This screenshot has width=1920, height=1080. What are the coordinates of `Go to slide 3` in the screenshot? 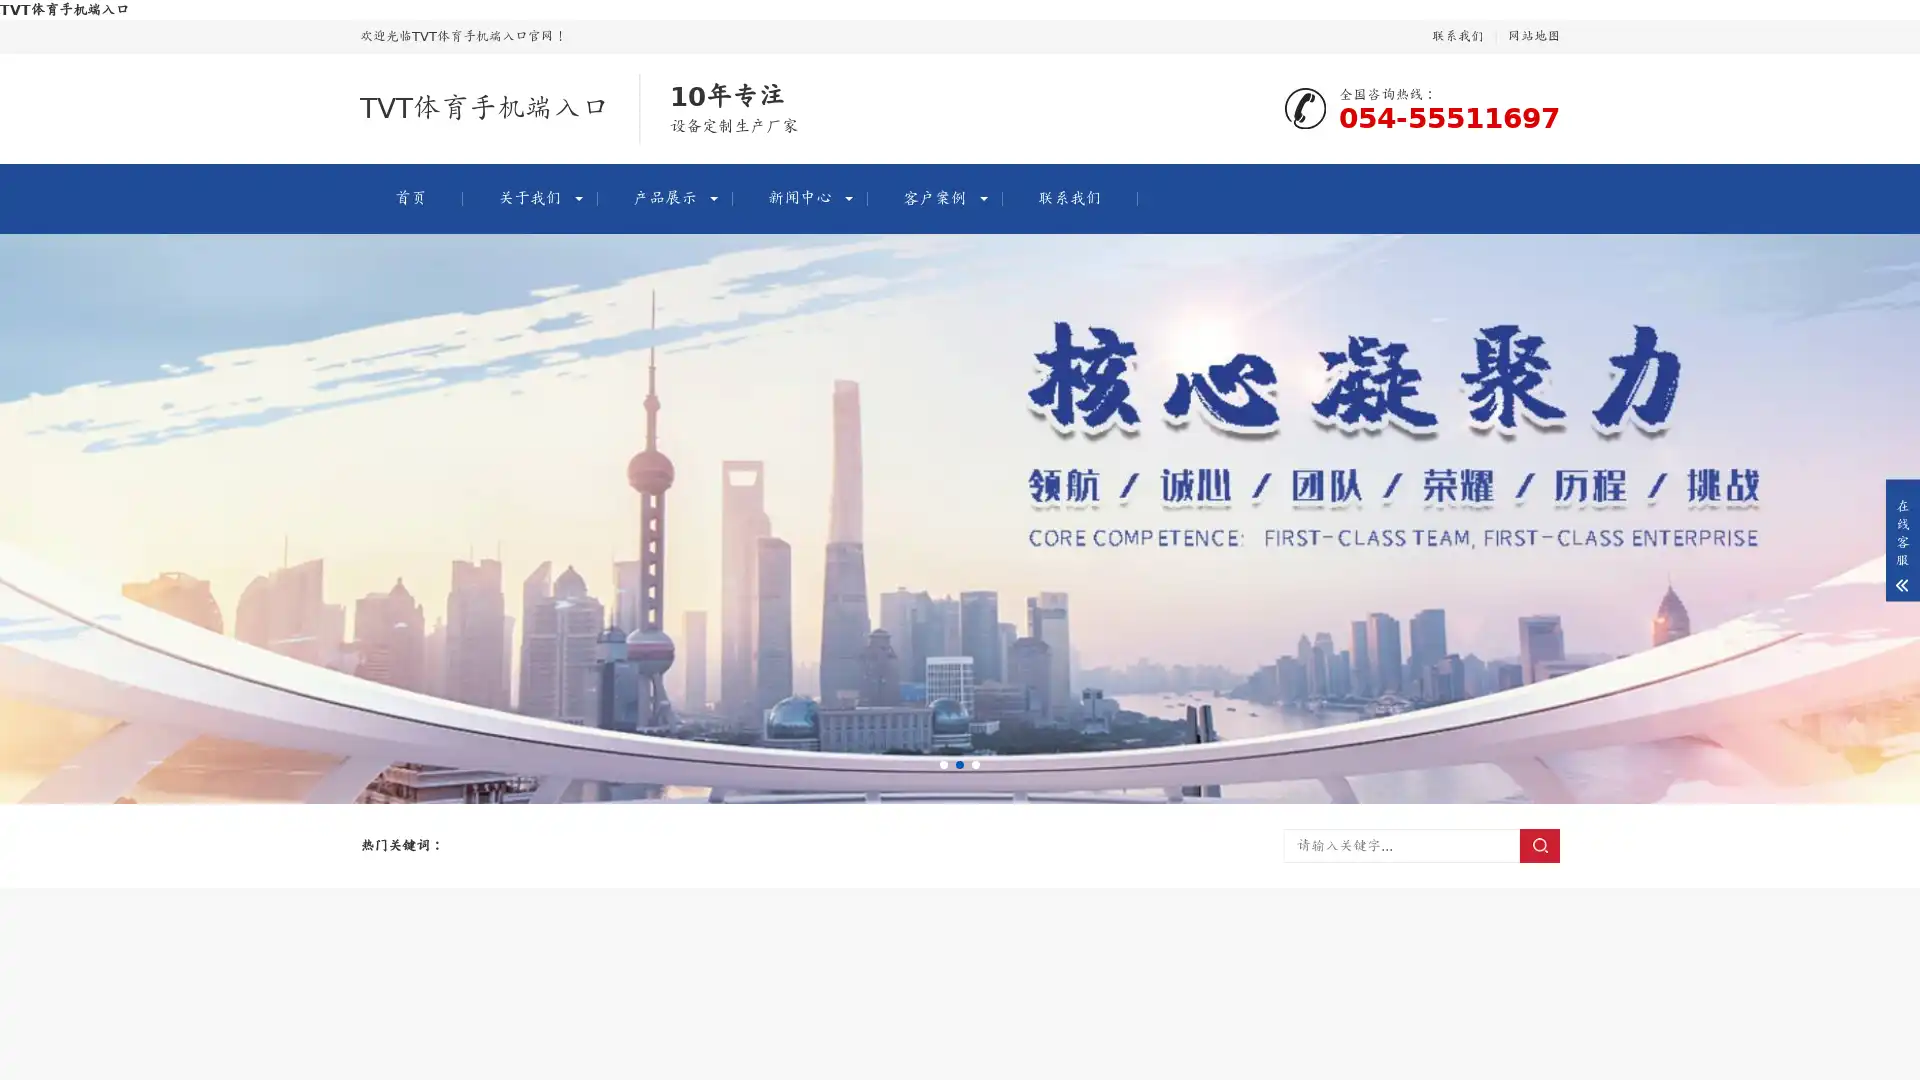 It's located at (975, 764).